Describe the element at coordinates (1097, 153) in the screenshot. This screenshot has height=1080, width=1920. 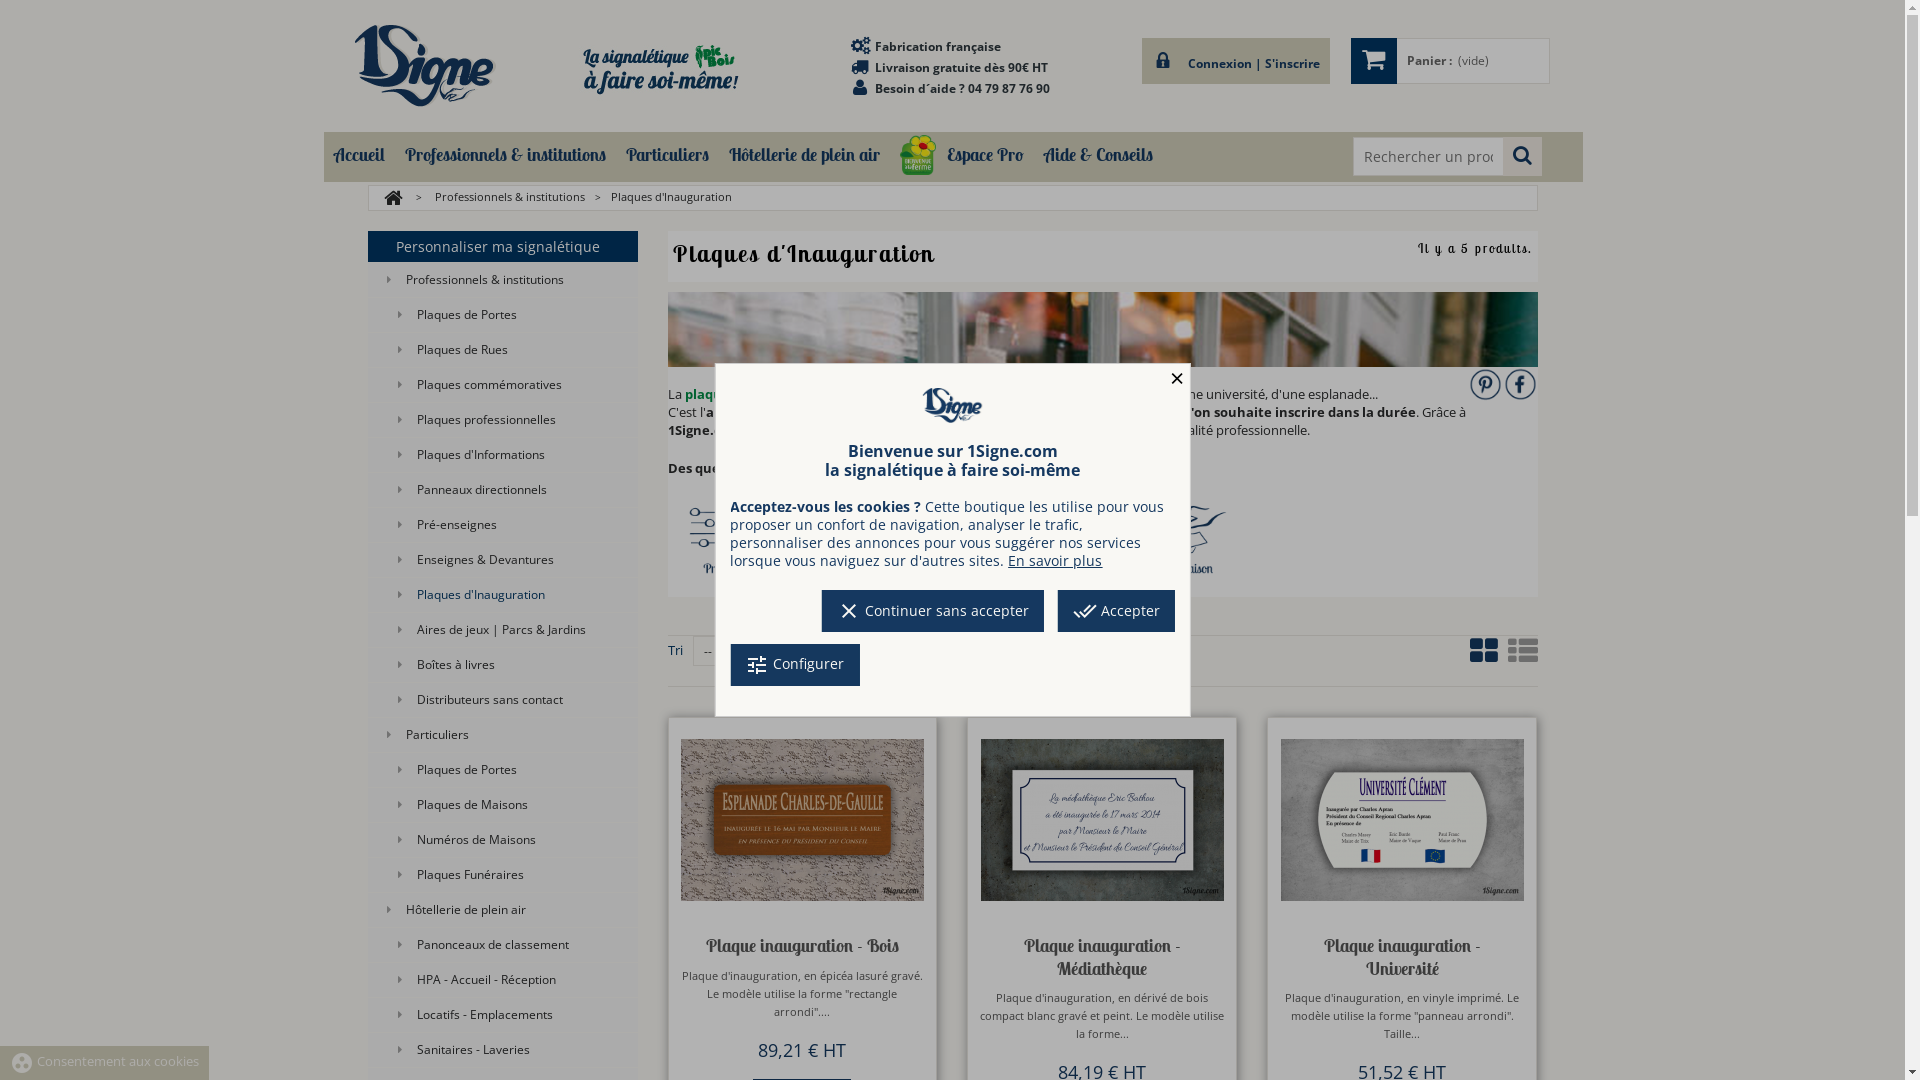
I see `'Aide & Conseils'` at that location.